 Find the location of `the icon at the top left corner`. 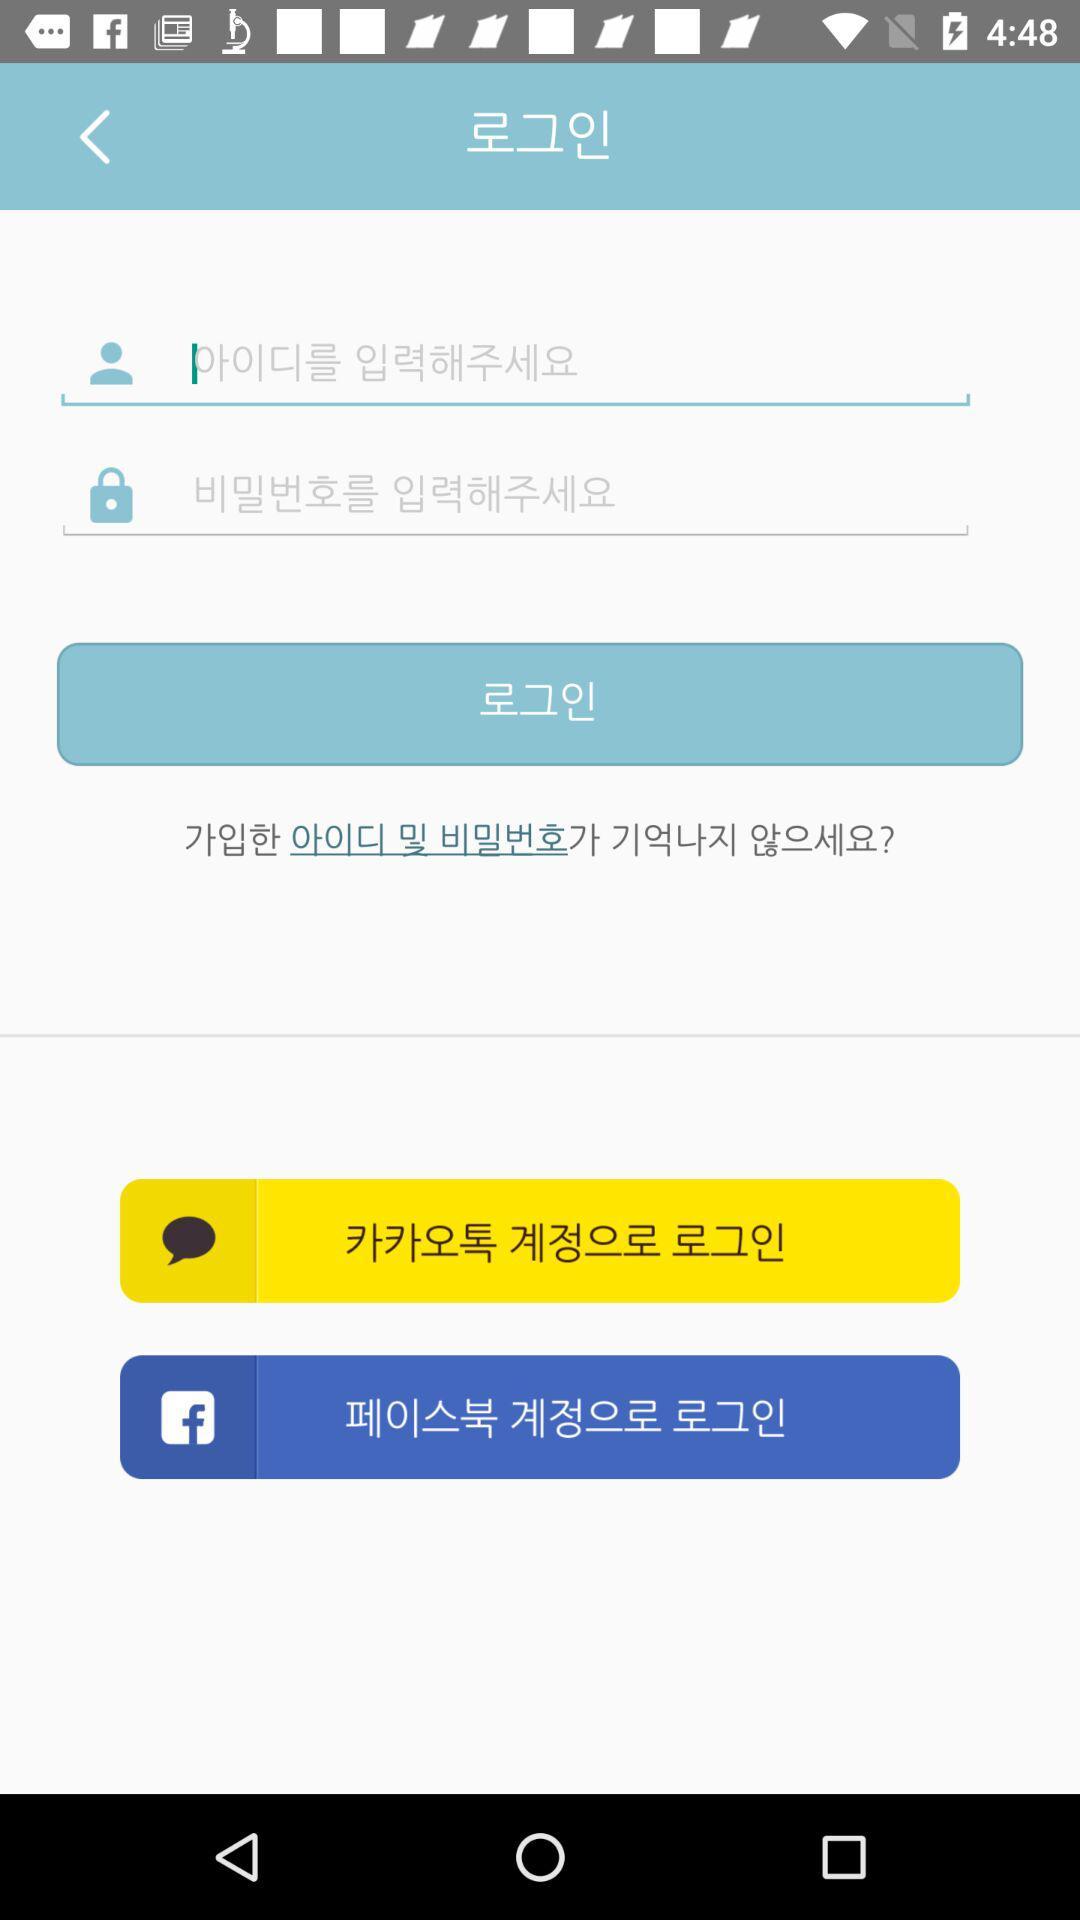

the icon at the top left corner is located at coordinates (94, 135).